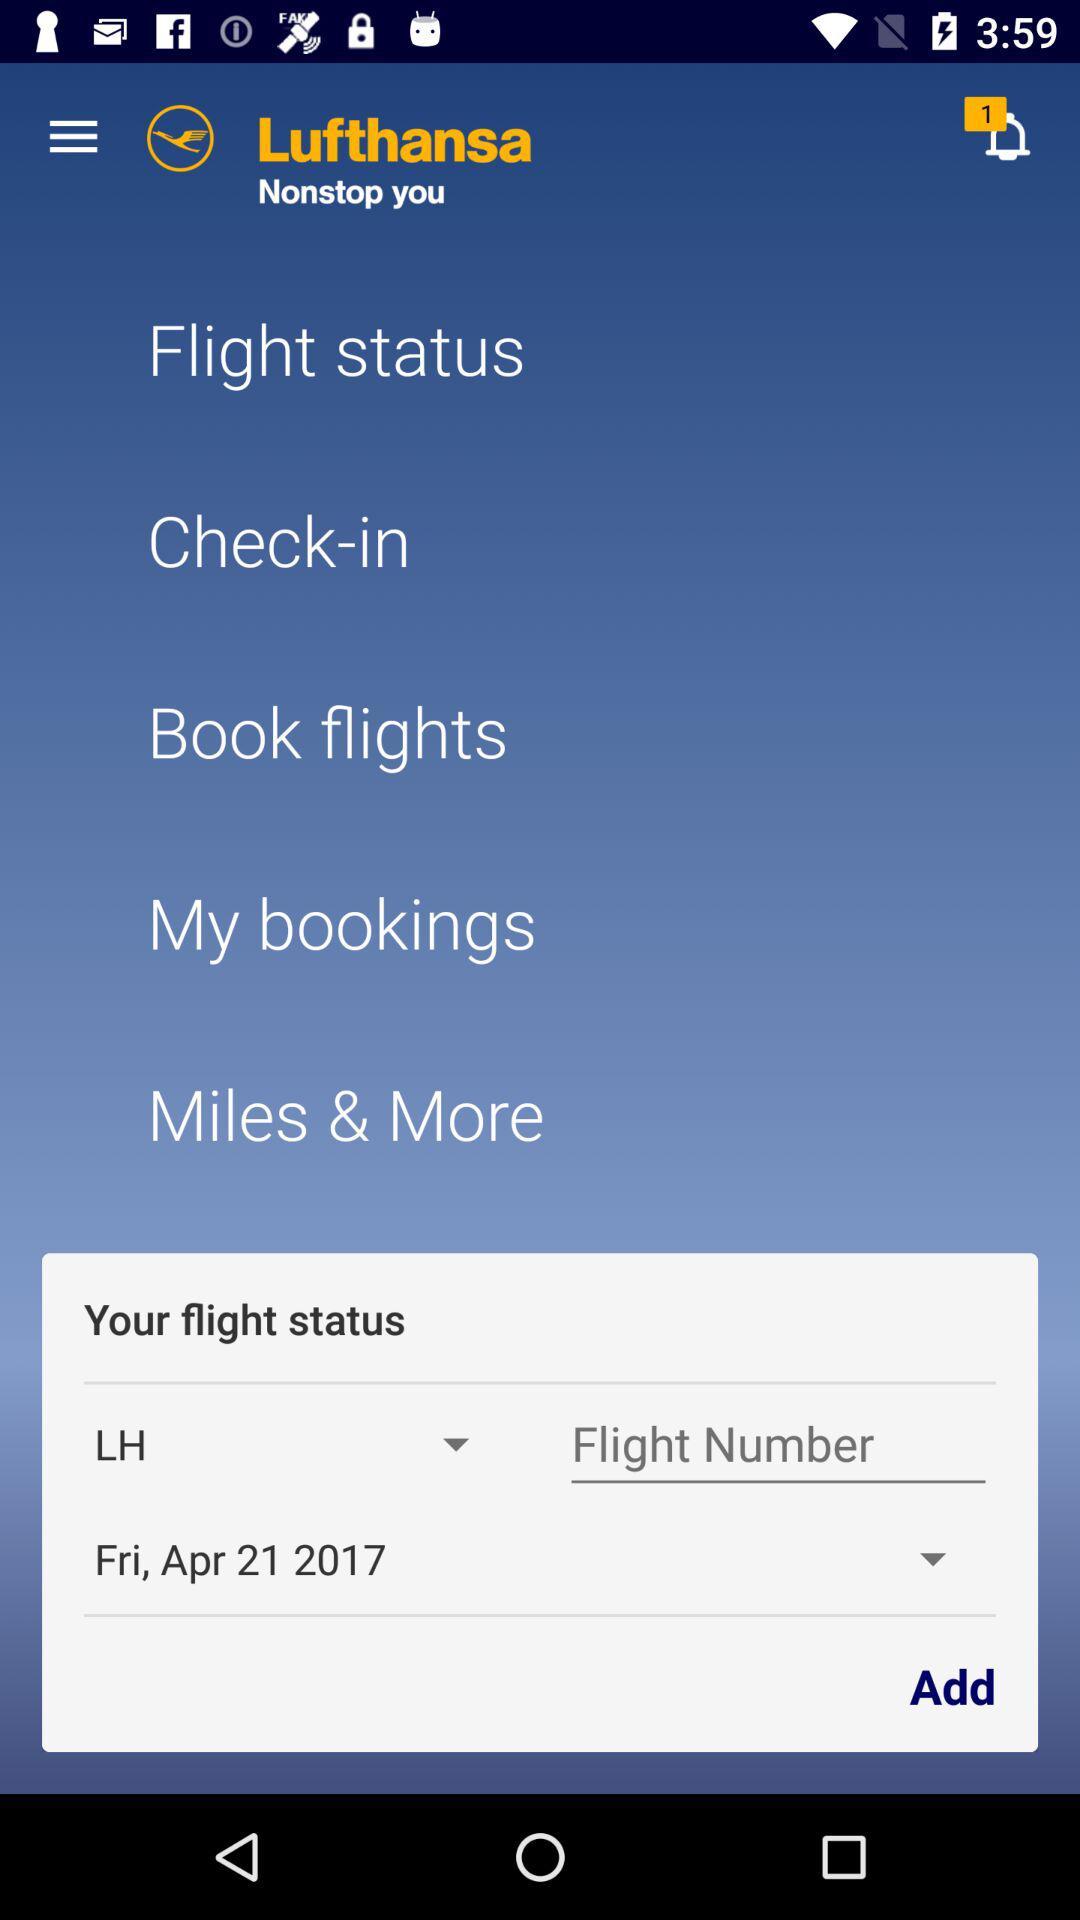  What do you see at coordinates (777, 1444) in the screenshot?
I see `flight number` at bounding box center [777, 1444].